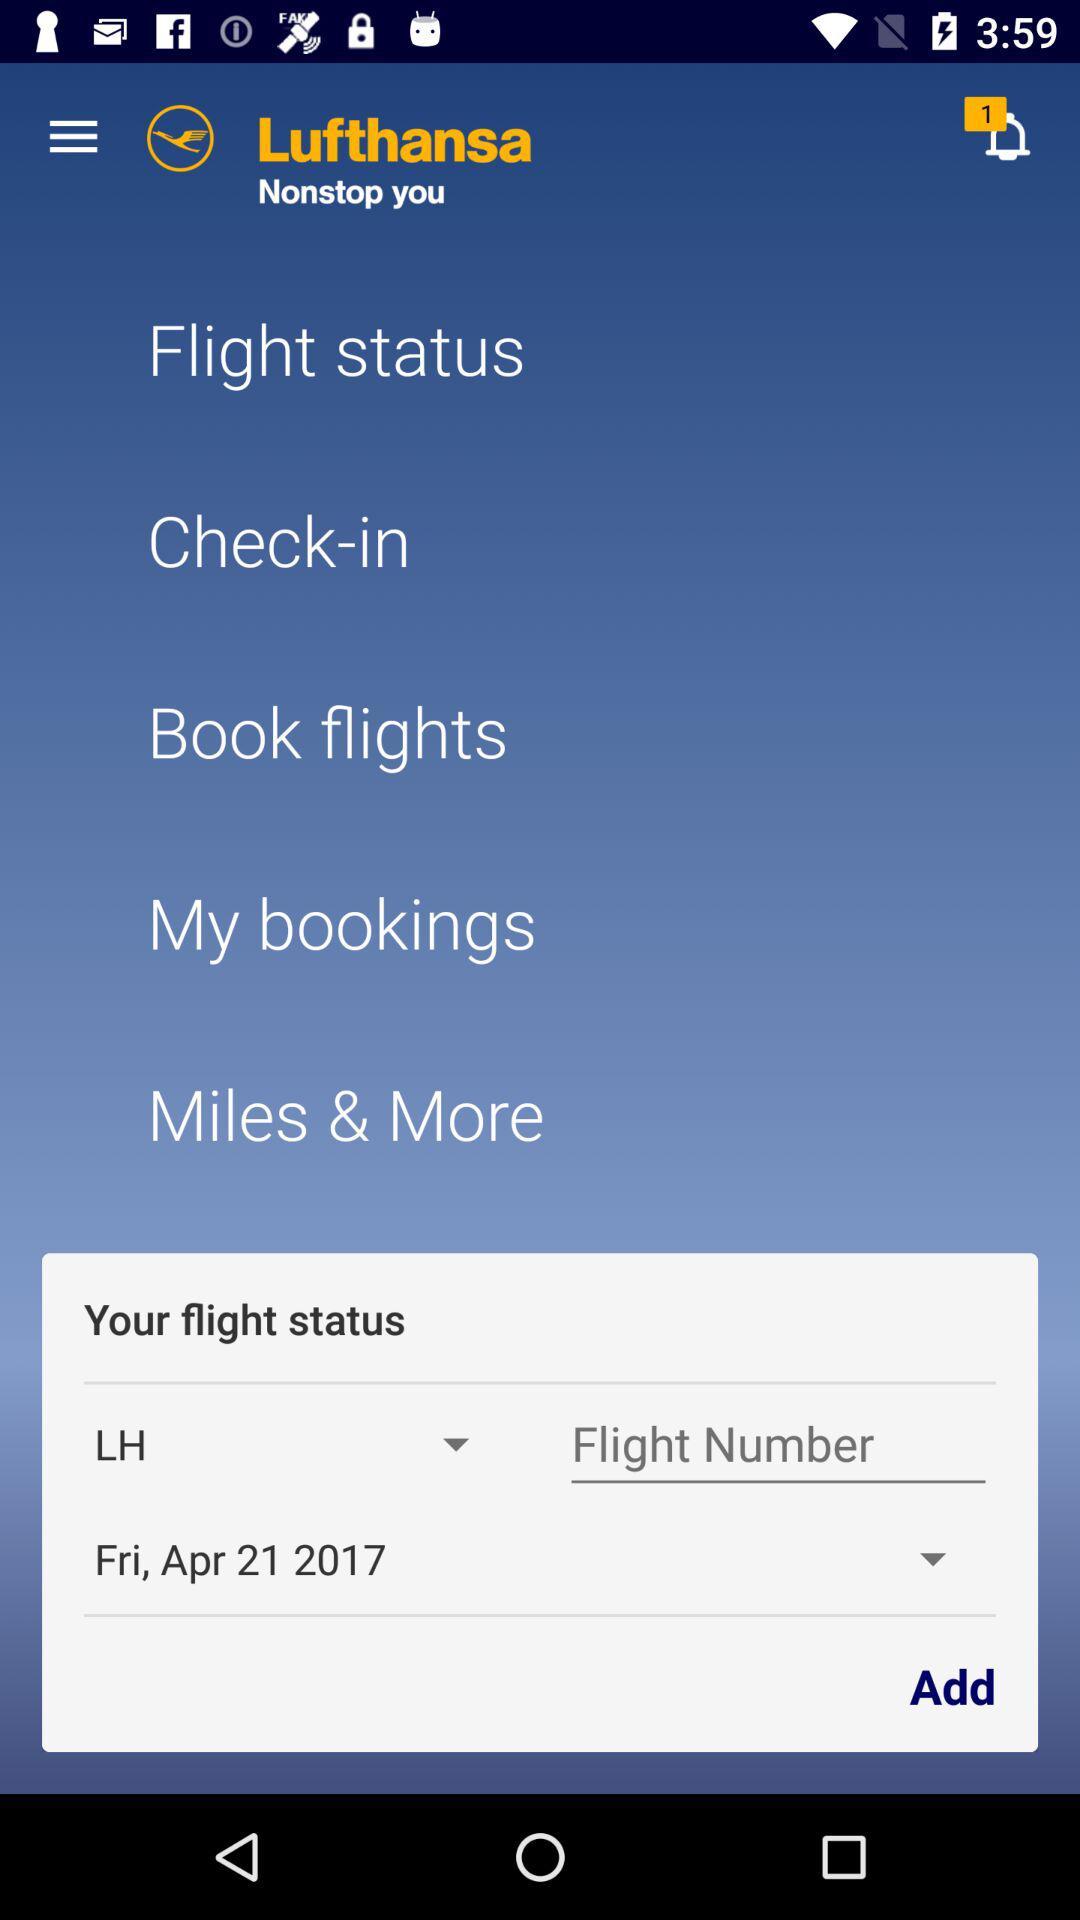  What do you see at coordinates (777, 1444) in the screenshot?
I see `flight number` at bounding box center [777, 1444].